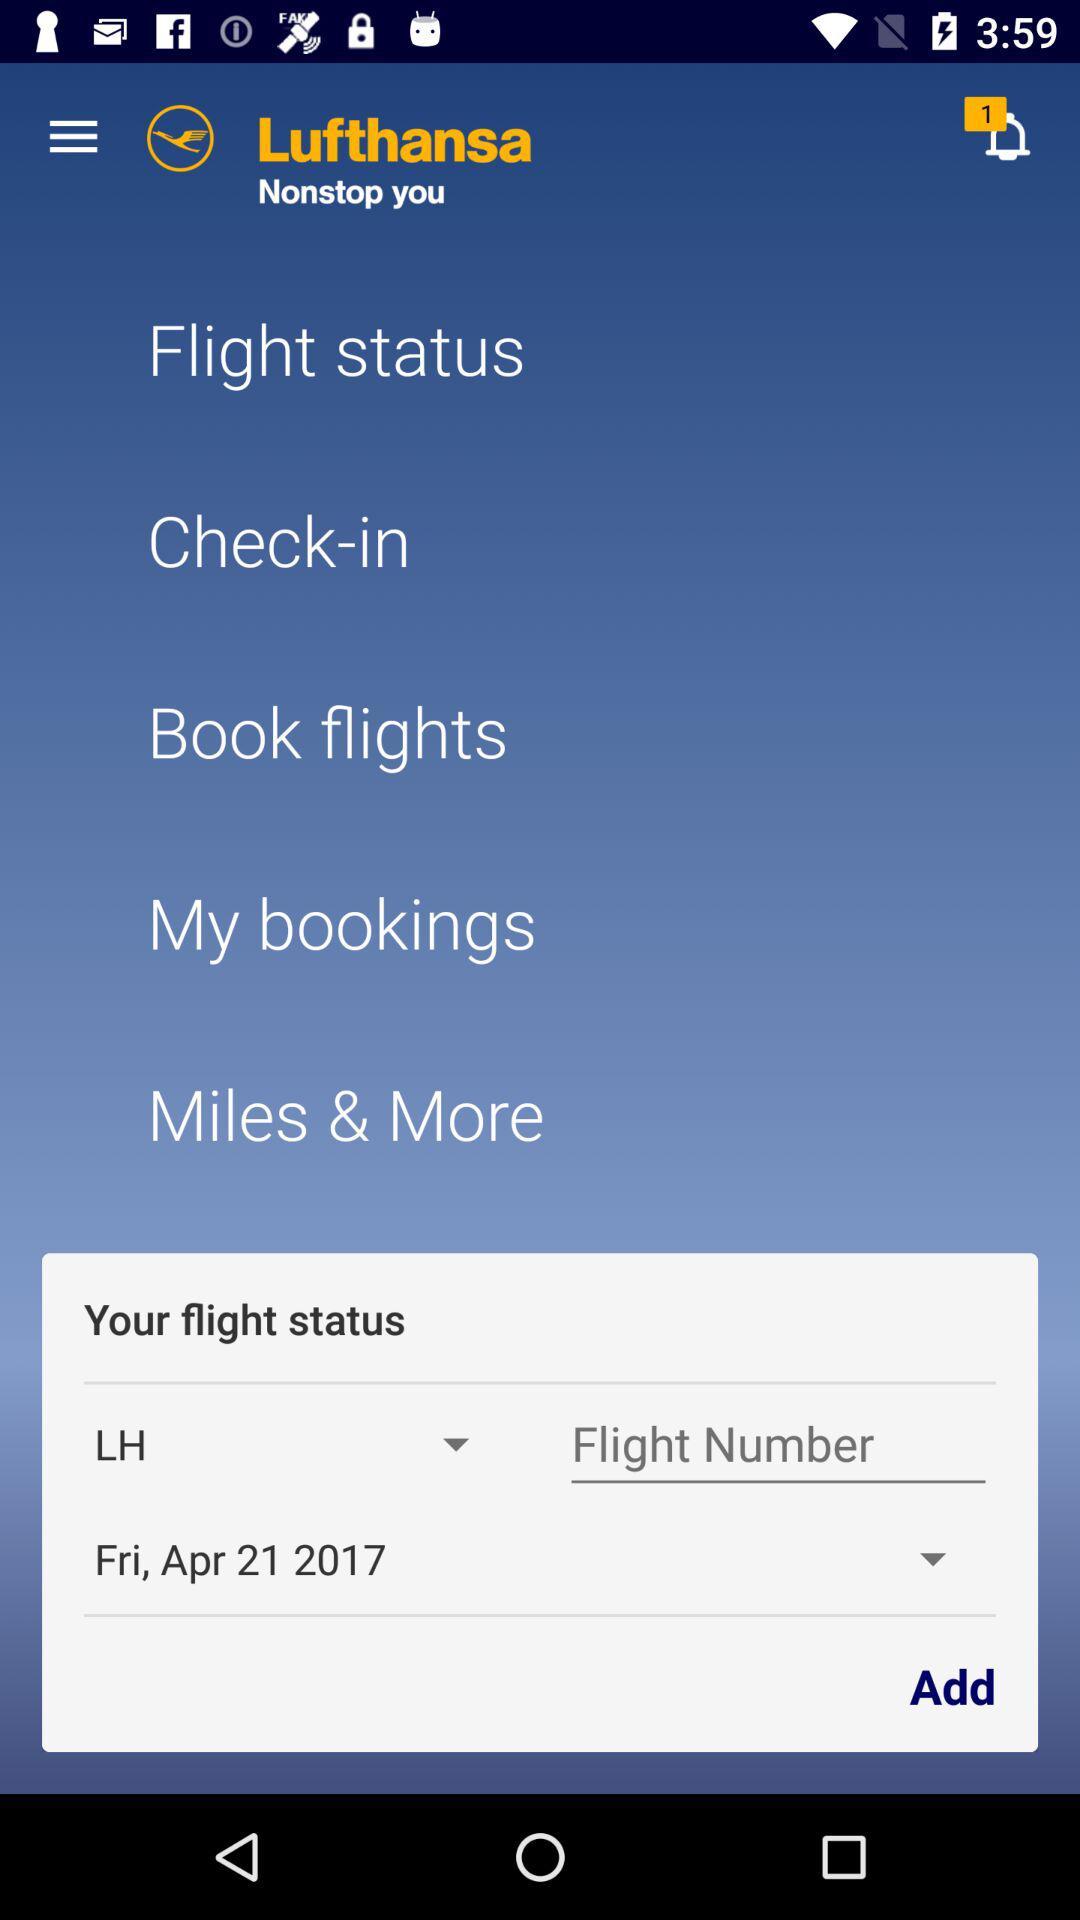  What do you see at coordinates (777, 1444) in the screenshot?
I see `flight number` at bounding box center [777, 1444].